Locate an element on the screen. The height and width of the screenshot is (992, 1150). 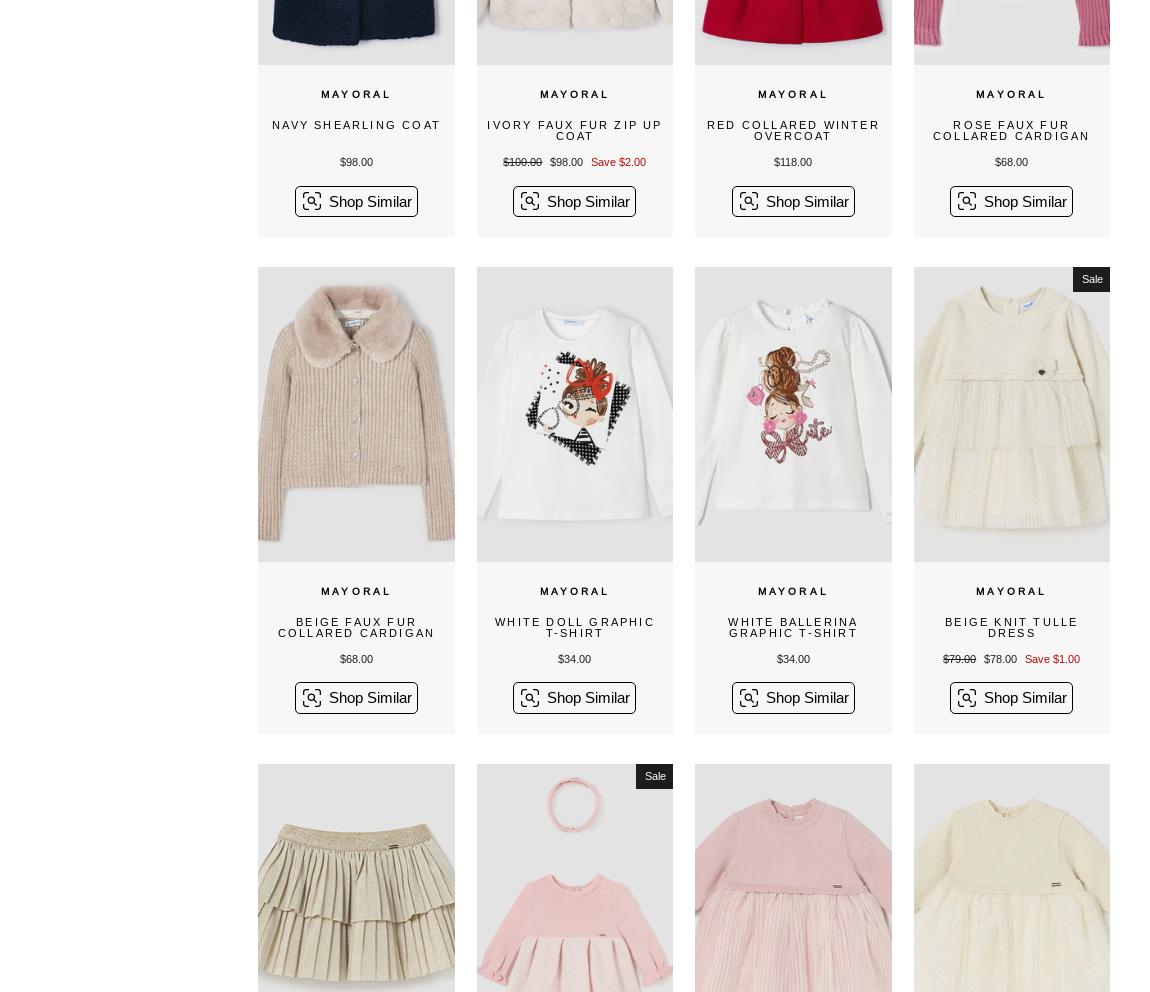
'$78.00' is located at coordinates (1001, 657).